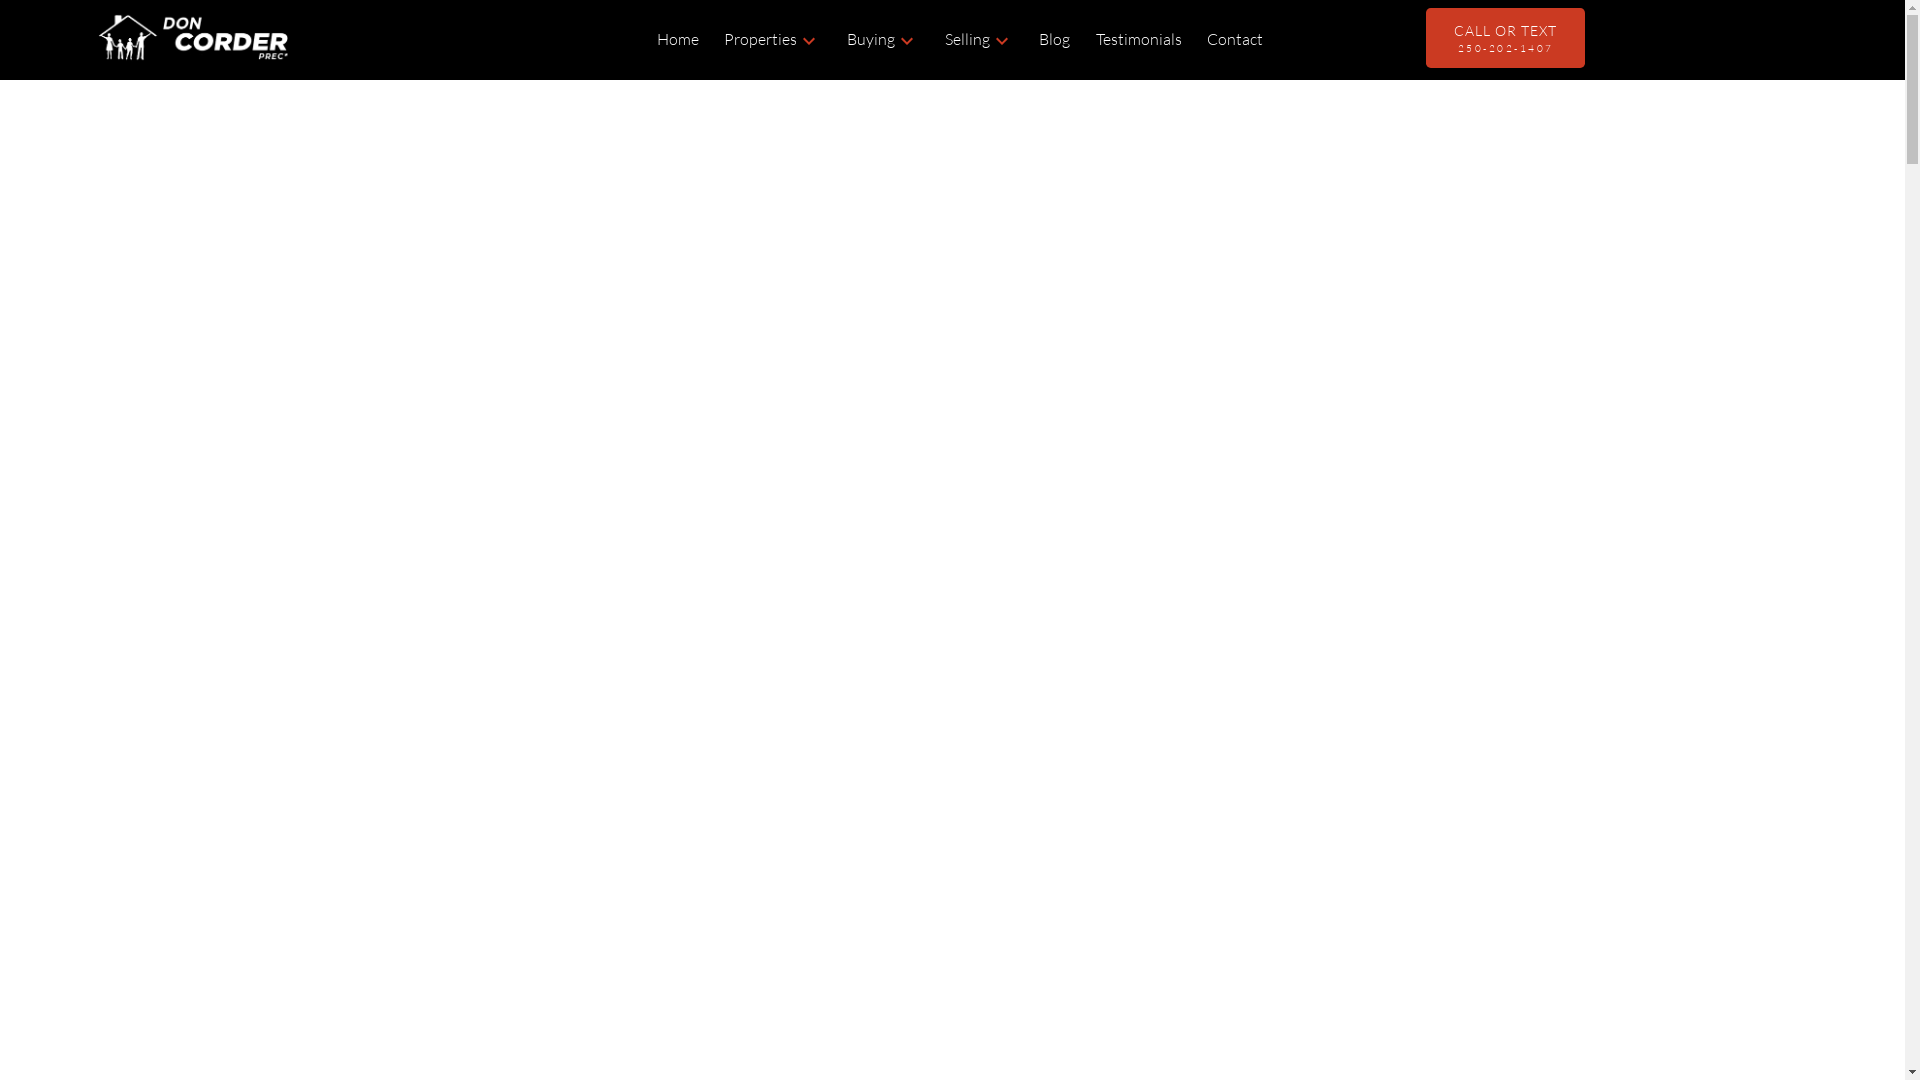 Image resolution: width=1920 pixels, height=1080 pixels. I want to click on 'Contact', so click(1233, 39).